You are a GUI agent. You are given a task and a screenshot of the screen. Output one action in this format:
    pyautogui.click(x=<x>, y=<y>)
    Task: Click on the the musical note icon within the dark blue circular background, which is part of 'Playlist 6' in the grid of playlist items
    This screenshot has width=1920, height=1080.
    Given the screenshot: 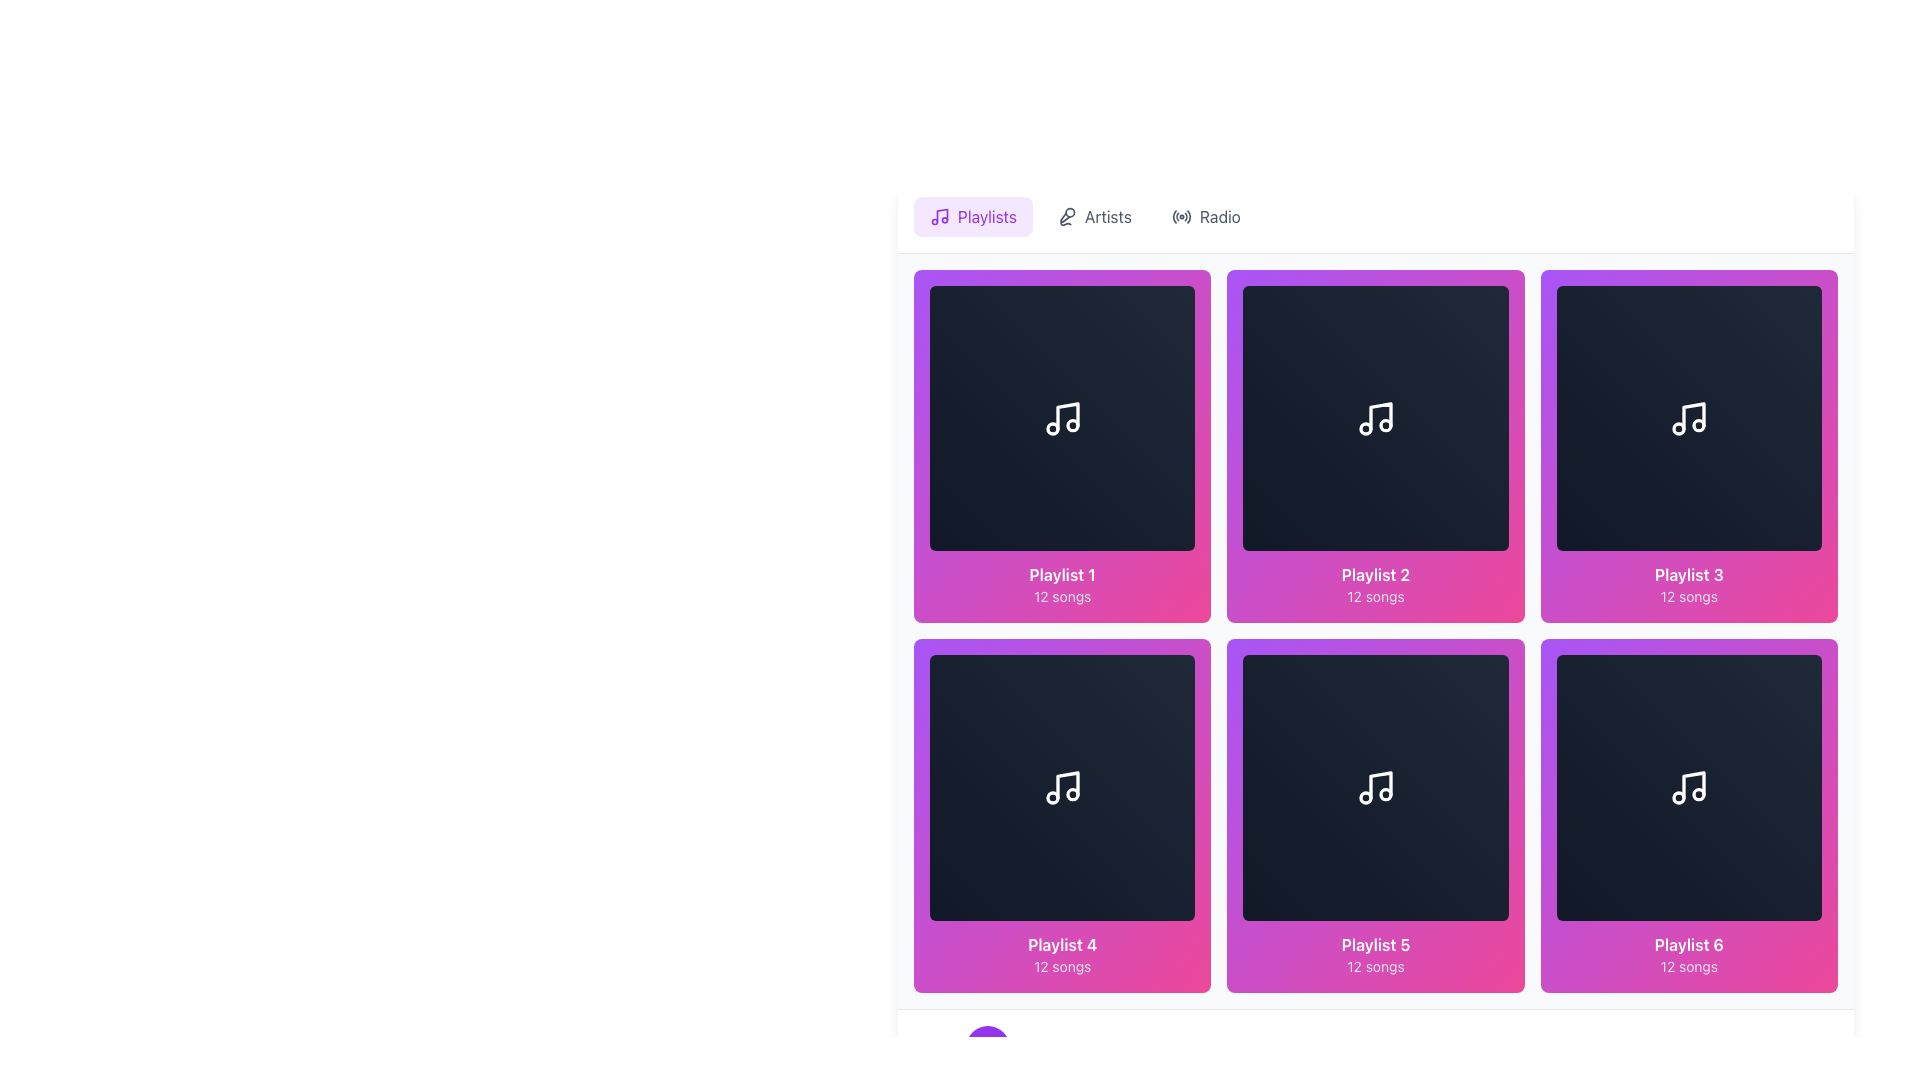 What is the action you would take?
    pyautogui.click(x=1688, y=786)
    